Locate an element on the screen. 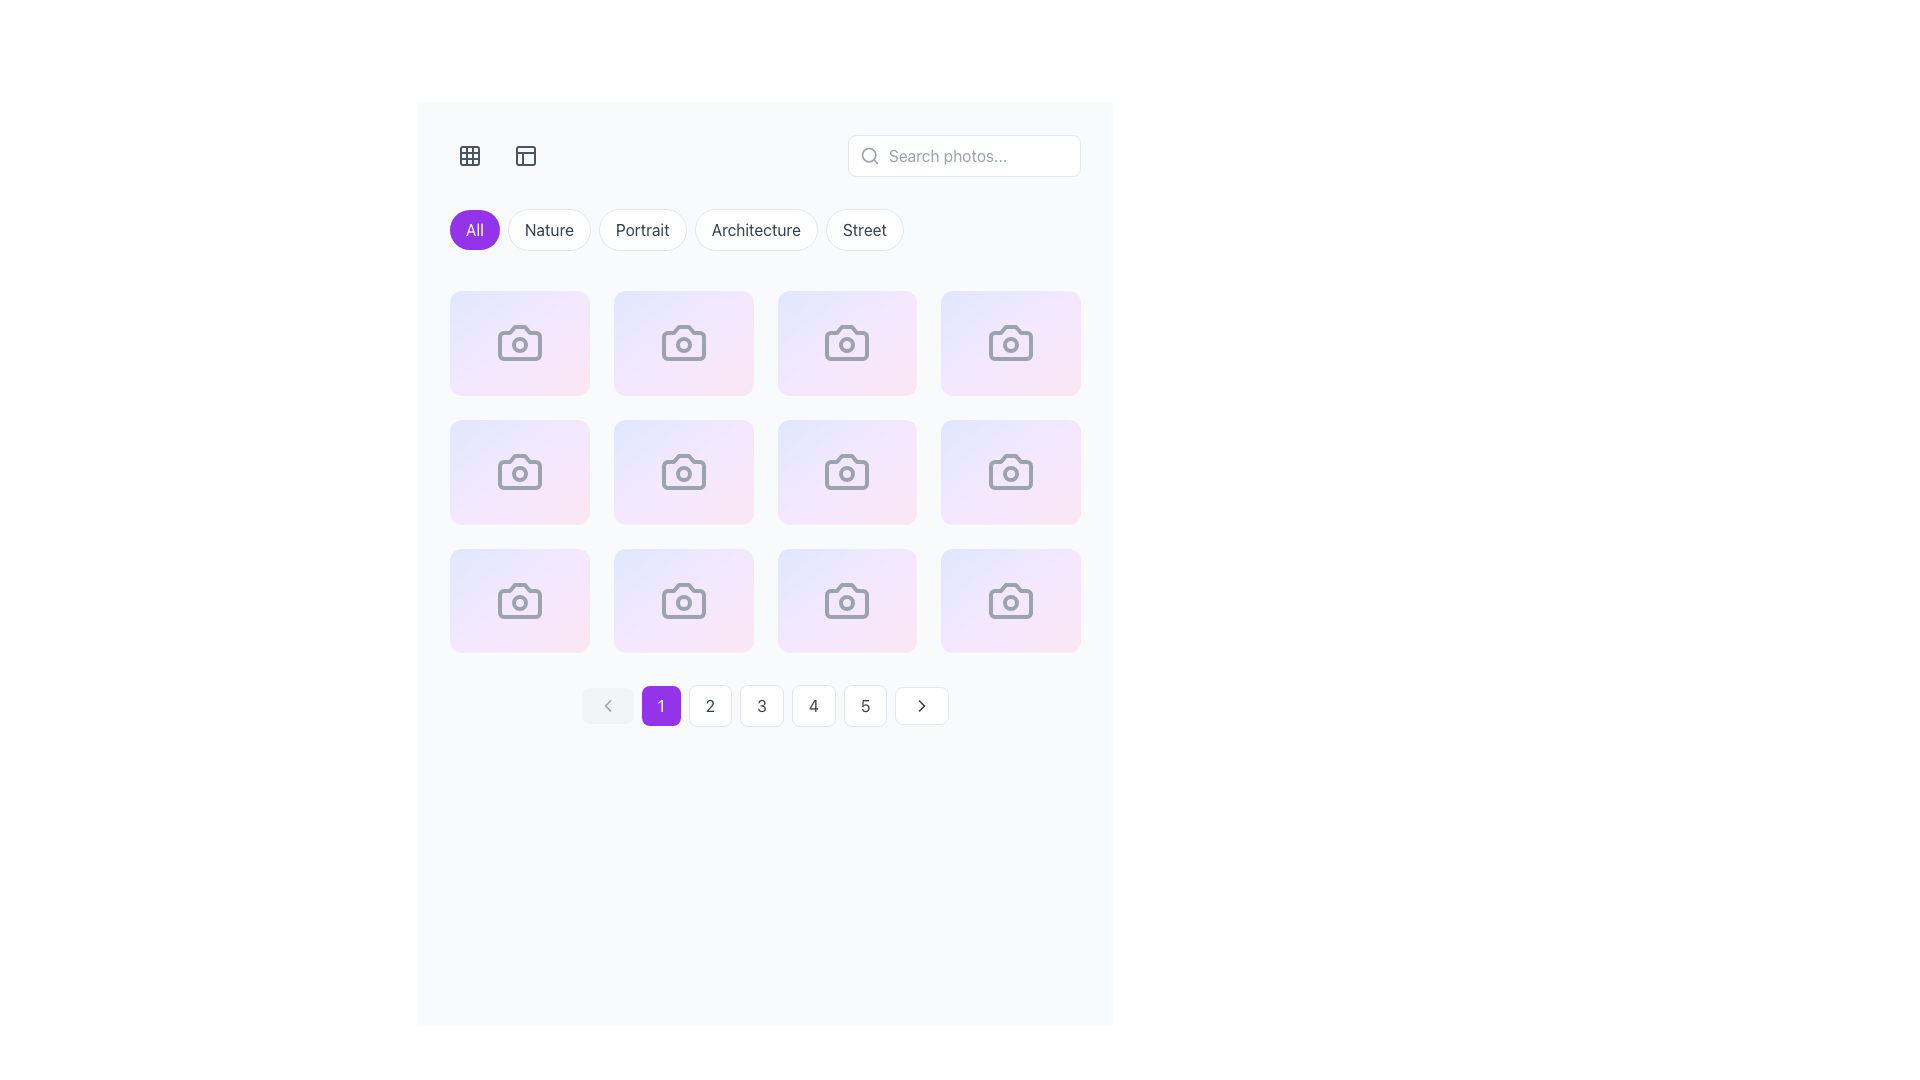 This screenshot has width=1920, height=1080. the 'share' button located in the lower-right cell of the grid layout, which features a decorative SVG icon and a rounded background is located at coordinates (1020, 619).